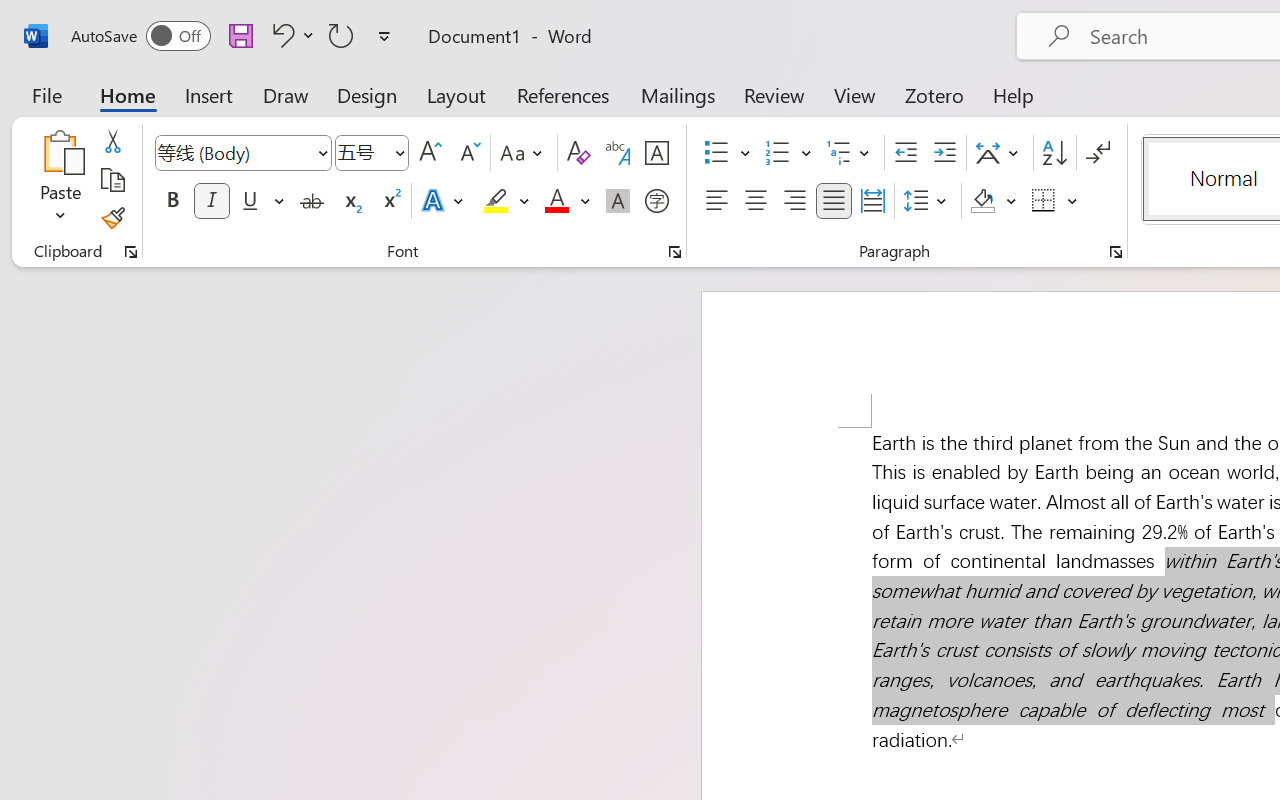  Describe the element at coordinates (793, 201) in the screenshot. I see `'Align Right'` at that location.